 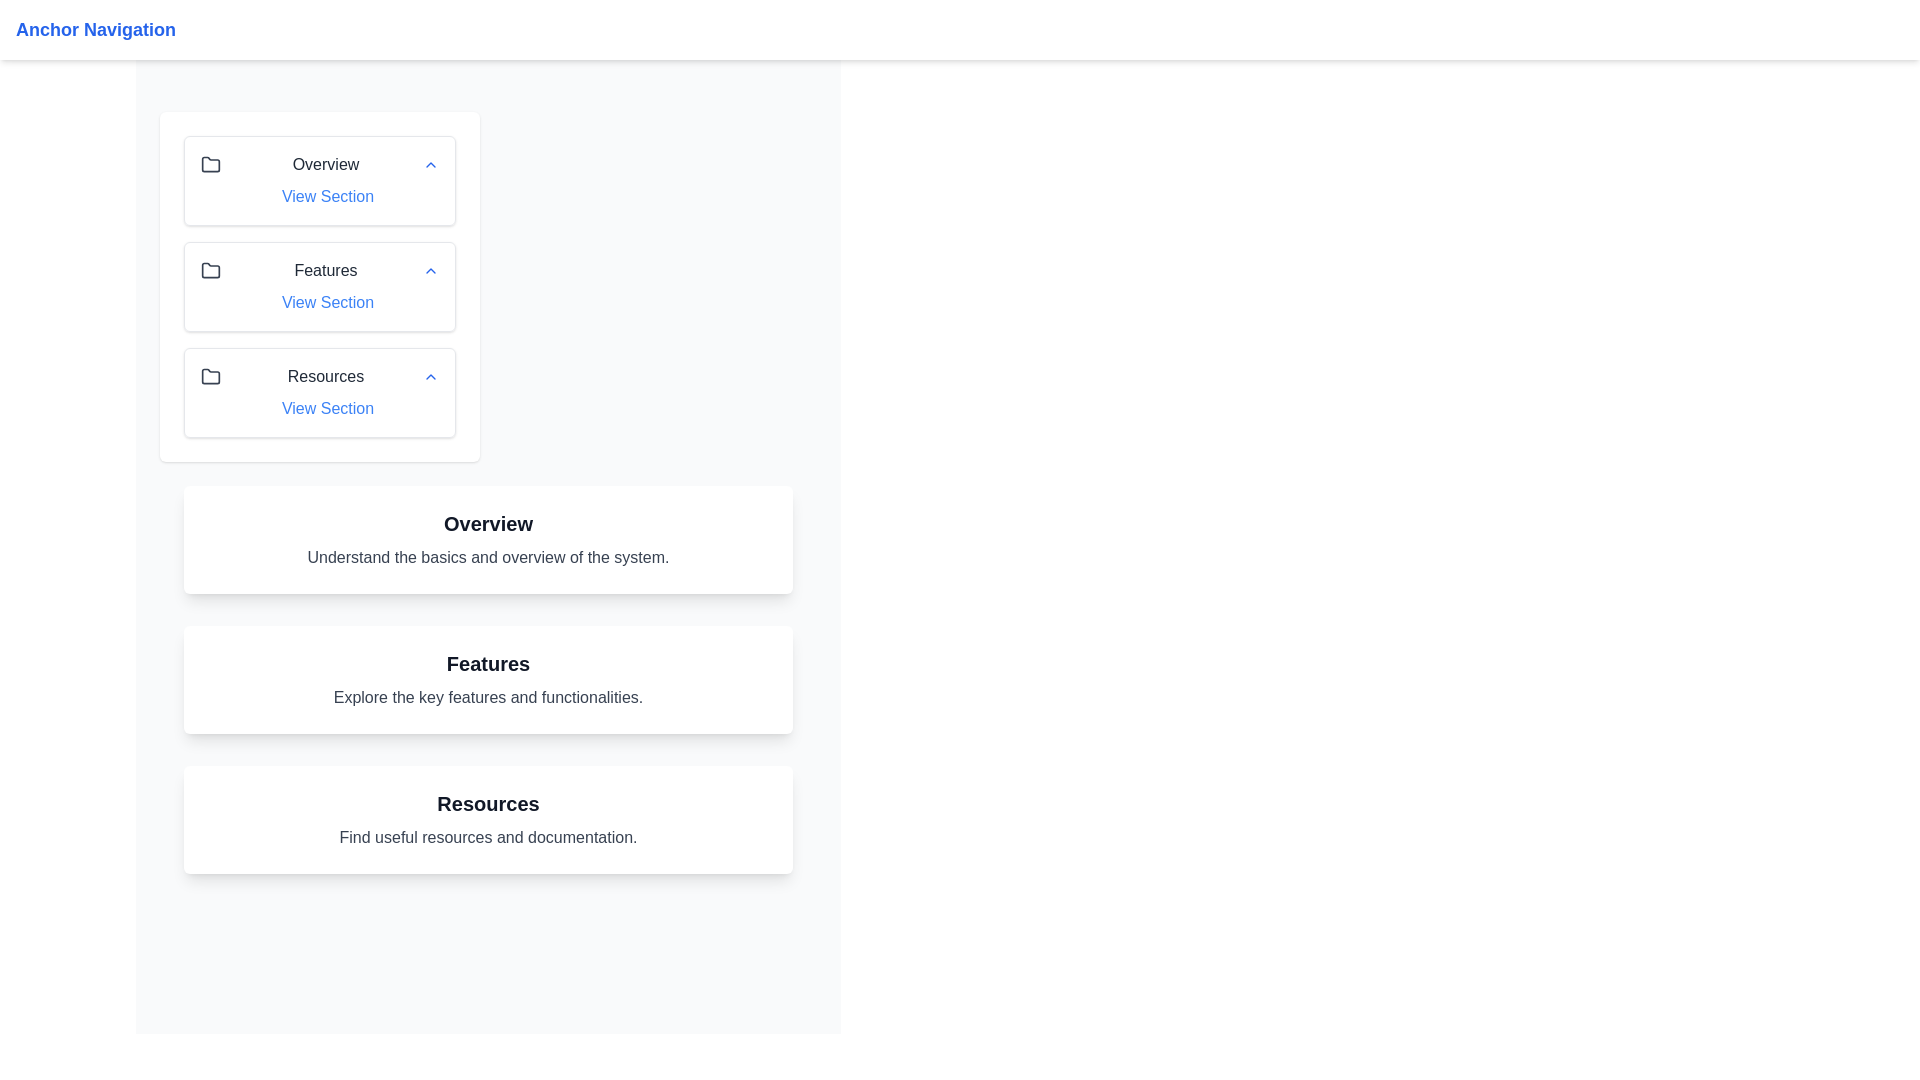 What do you see at coordinates (327, 407) in the screenshot?
I see `the third hyperlink labeled 'View Section' under the 'Resources' section of the left-hand navigation menu` at bounding box center [327, 407].